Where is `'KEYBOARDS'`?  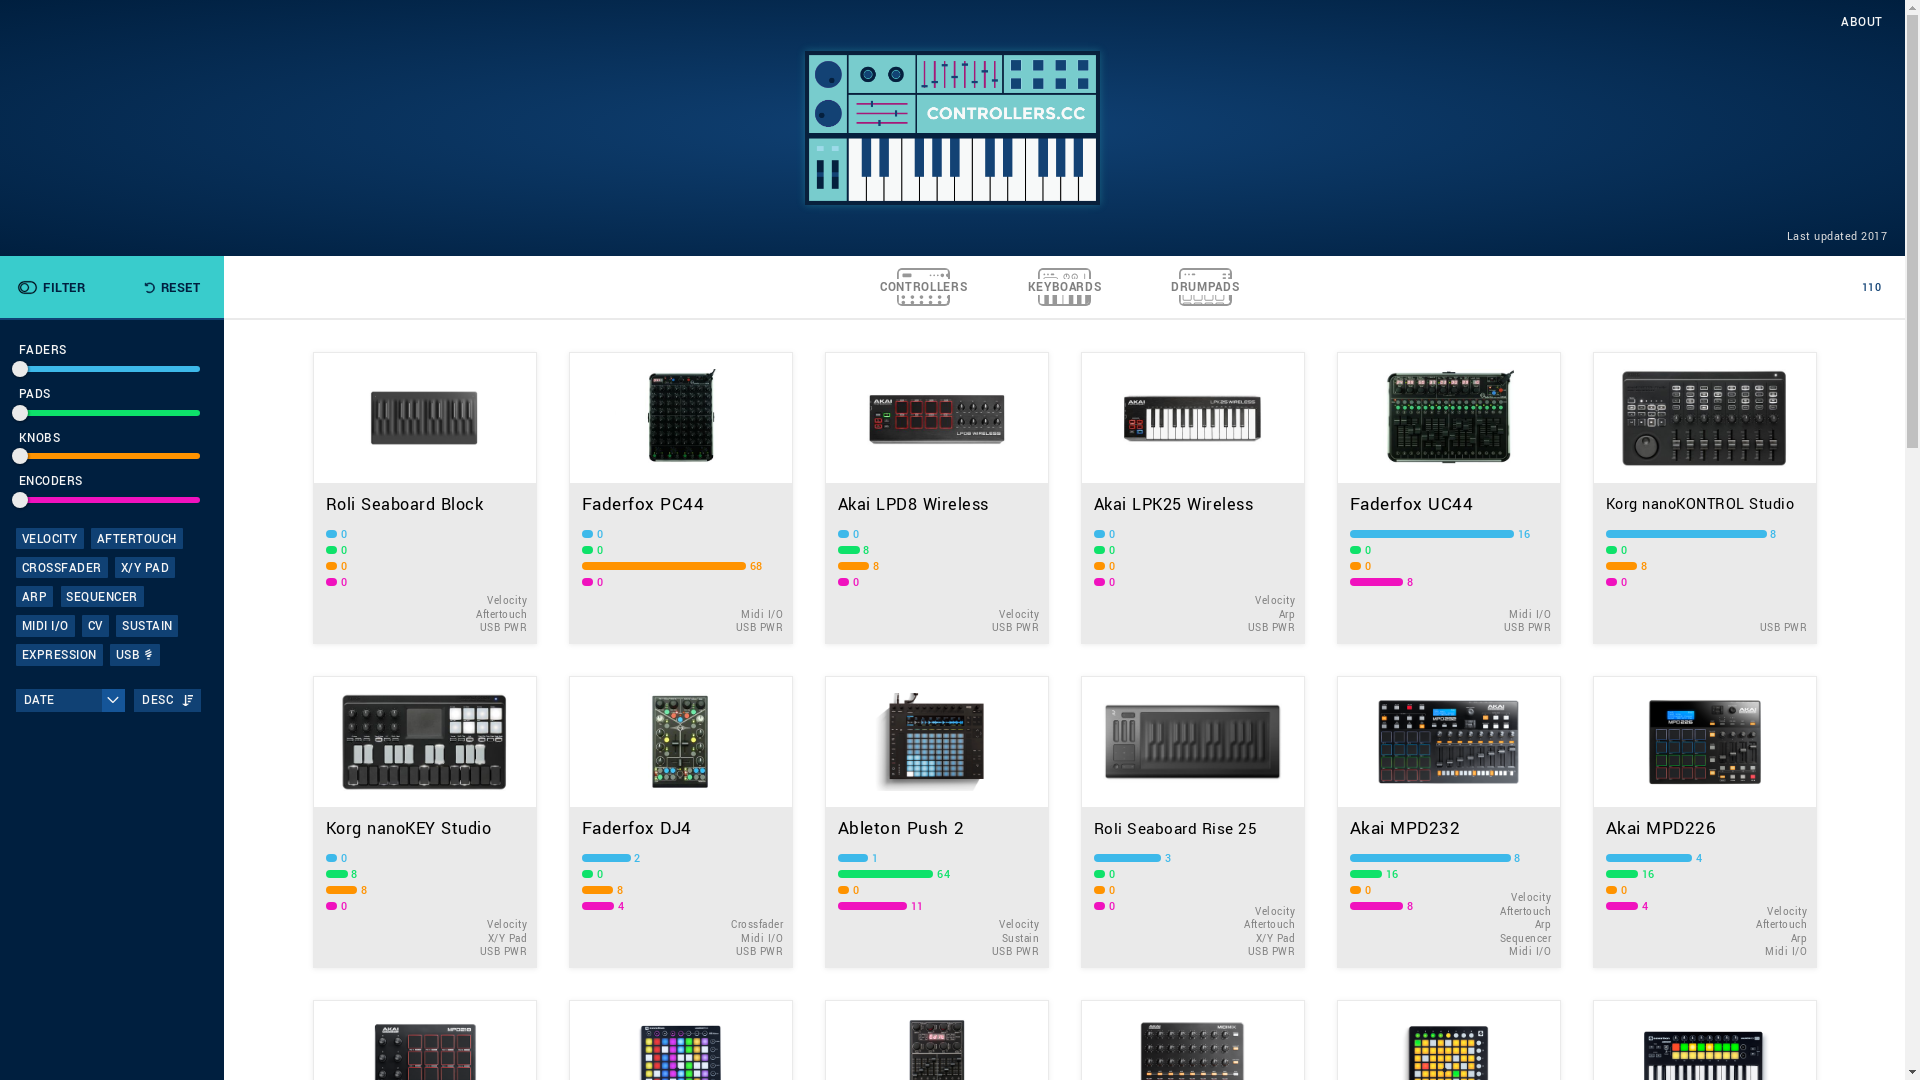
'KEYBOARDS' is located at coordinates (1063, 286).